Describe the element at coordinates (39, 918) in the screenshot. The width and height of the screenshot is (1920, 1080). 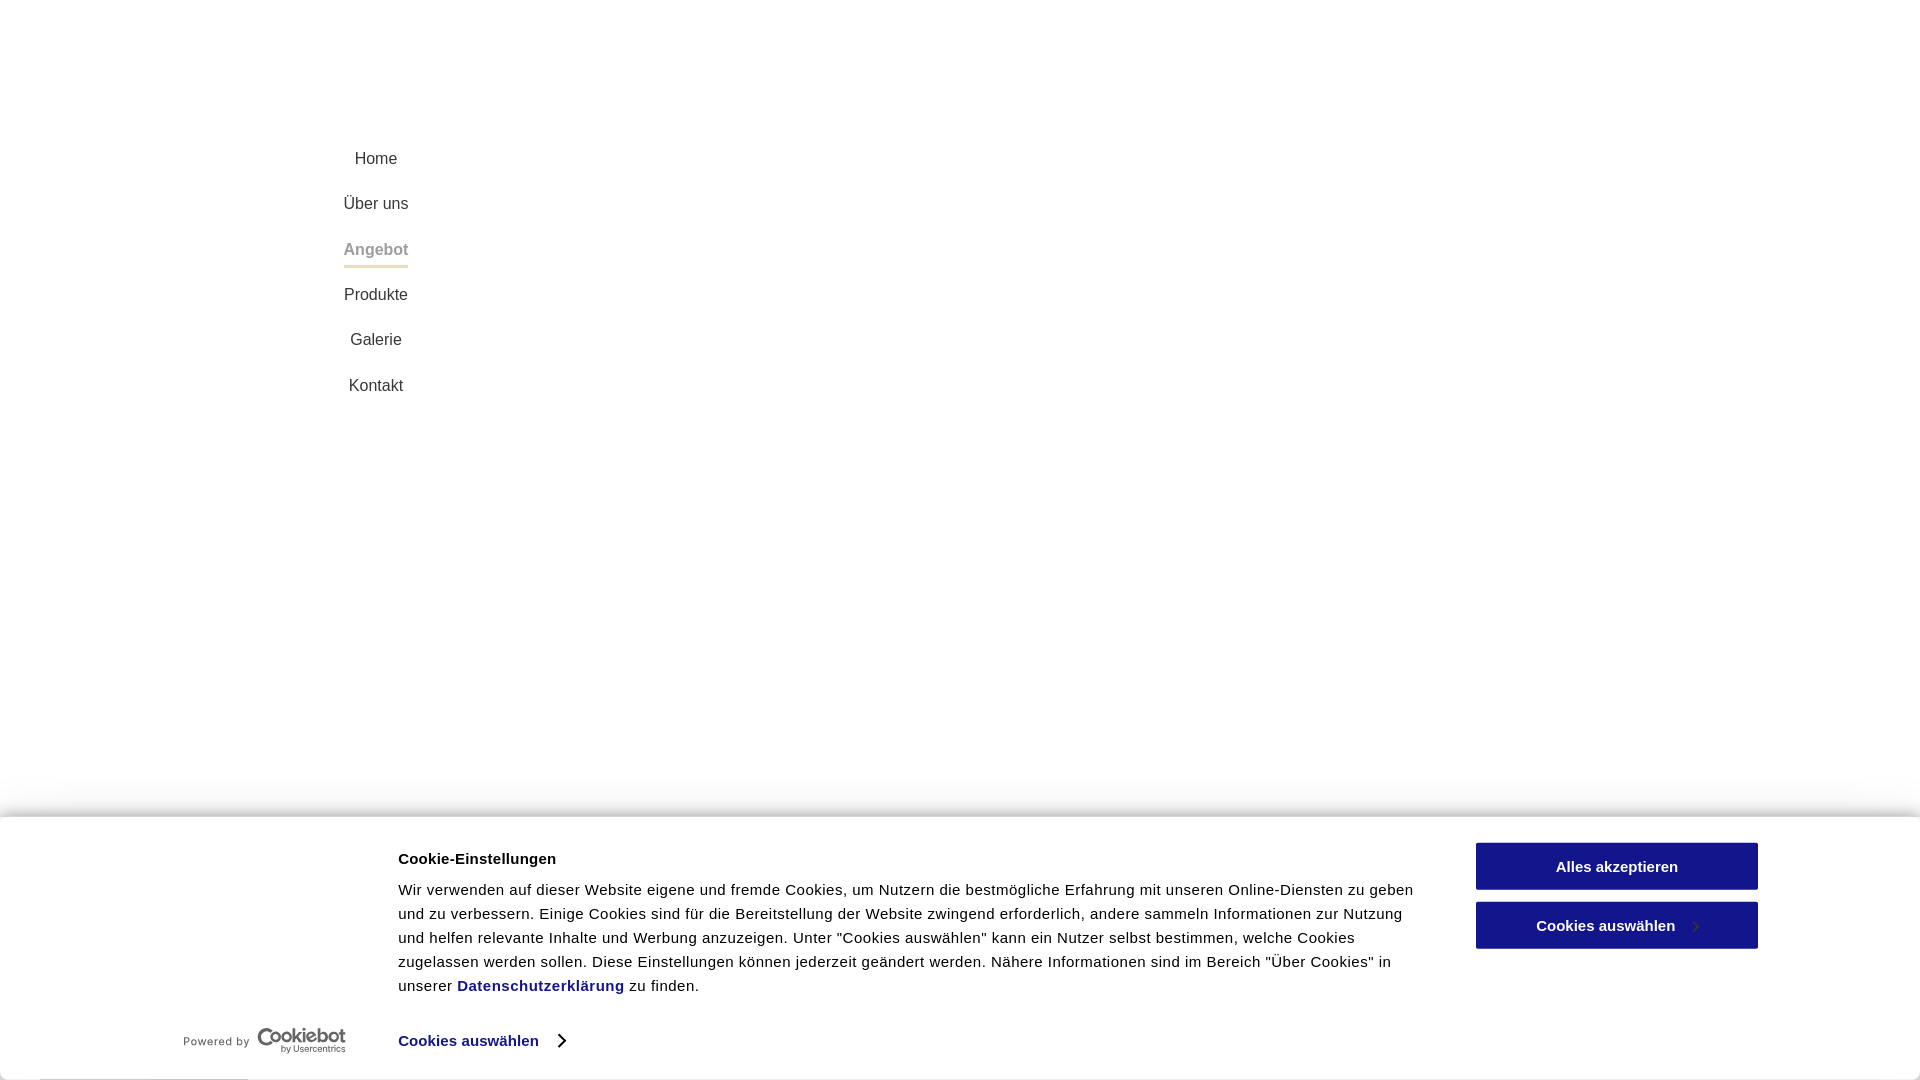
I see `'Coiffure Elsbeth Meier'` at that location.